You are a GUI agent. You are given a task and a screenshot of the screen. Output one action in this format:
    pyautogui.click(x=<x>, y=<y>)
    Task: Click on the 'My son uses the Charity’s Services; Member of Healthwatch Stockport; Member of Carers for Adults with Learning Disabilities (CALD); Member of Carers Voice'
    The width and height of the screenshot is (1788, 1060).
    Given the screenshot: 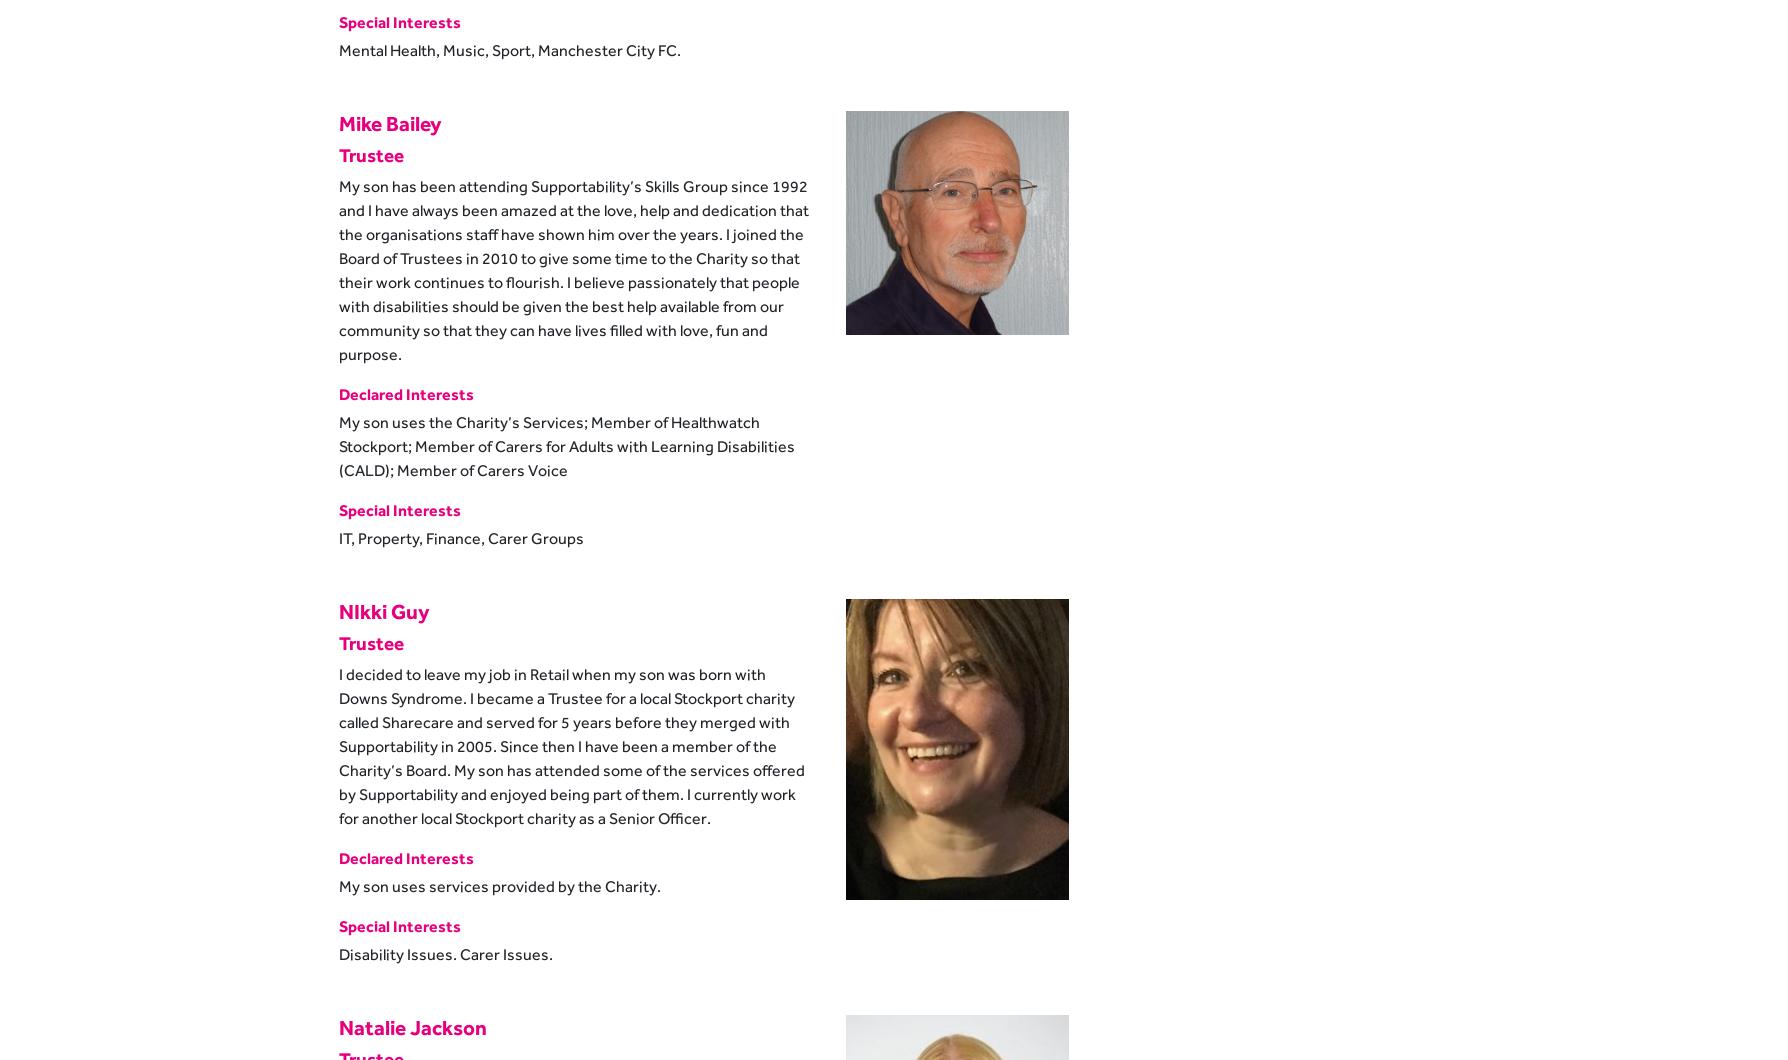 What is the action you would take?
    pyautogui.click(x=566, y=444)
    